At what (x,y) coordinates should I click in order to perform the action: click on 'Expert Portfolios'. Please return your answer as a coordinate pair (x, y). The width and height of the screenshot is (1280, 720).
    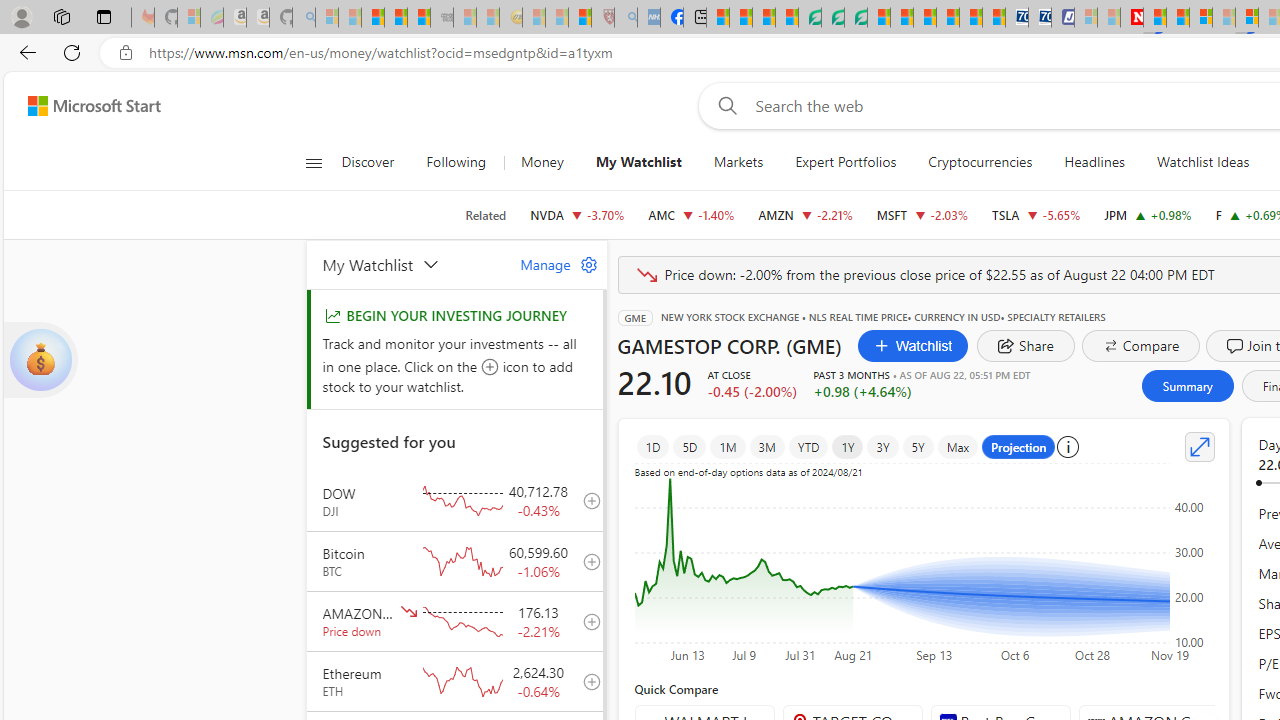
    Looking at the image, I should click on (846, 162).